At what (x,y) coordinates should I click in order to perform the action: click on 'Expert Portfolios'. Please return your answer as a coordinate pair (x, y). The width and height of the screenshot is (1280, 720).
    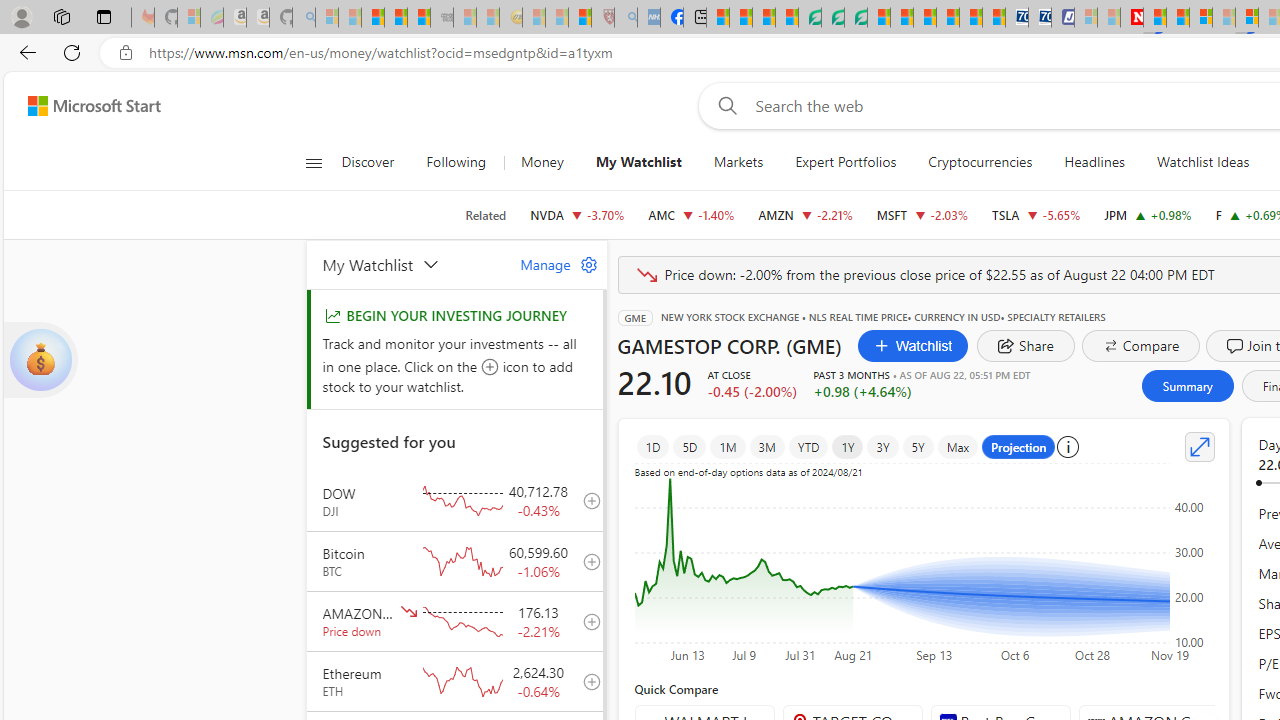
    Looking at the image, I should click on (846, 162).